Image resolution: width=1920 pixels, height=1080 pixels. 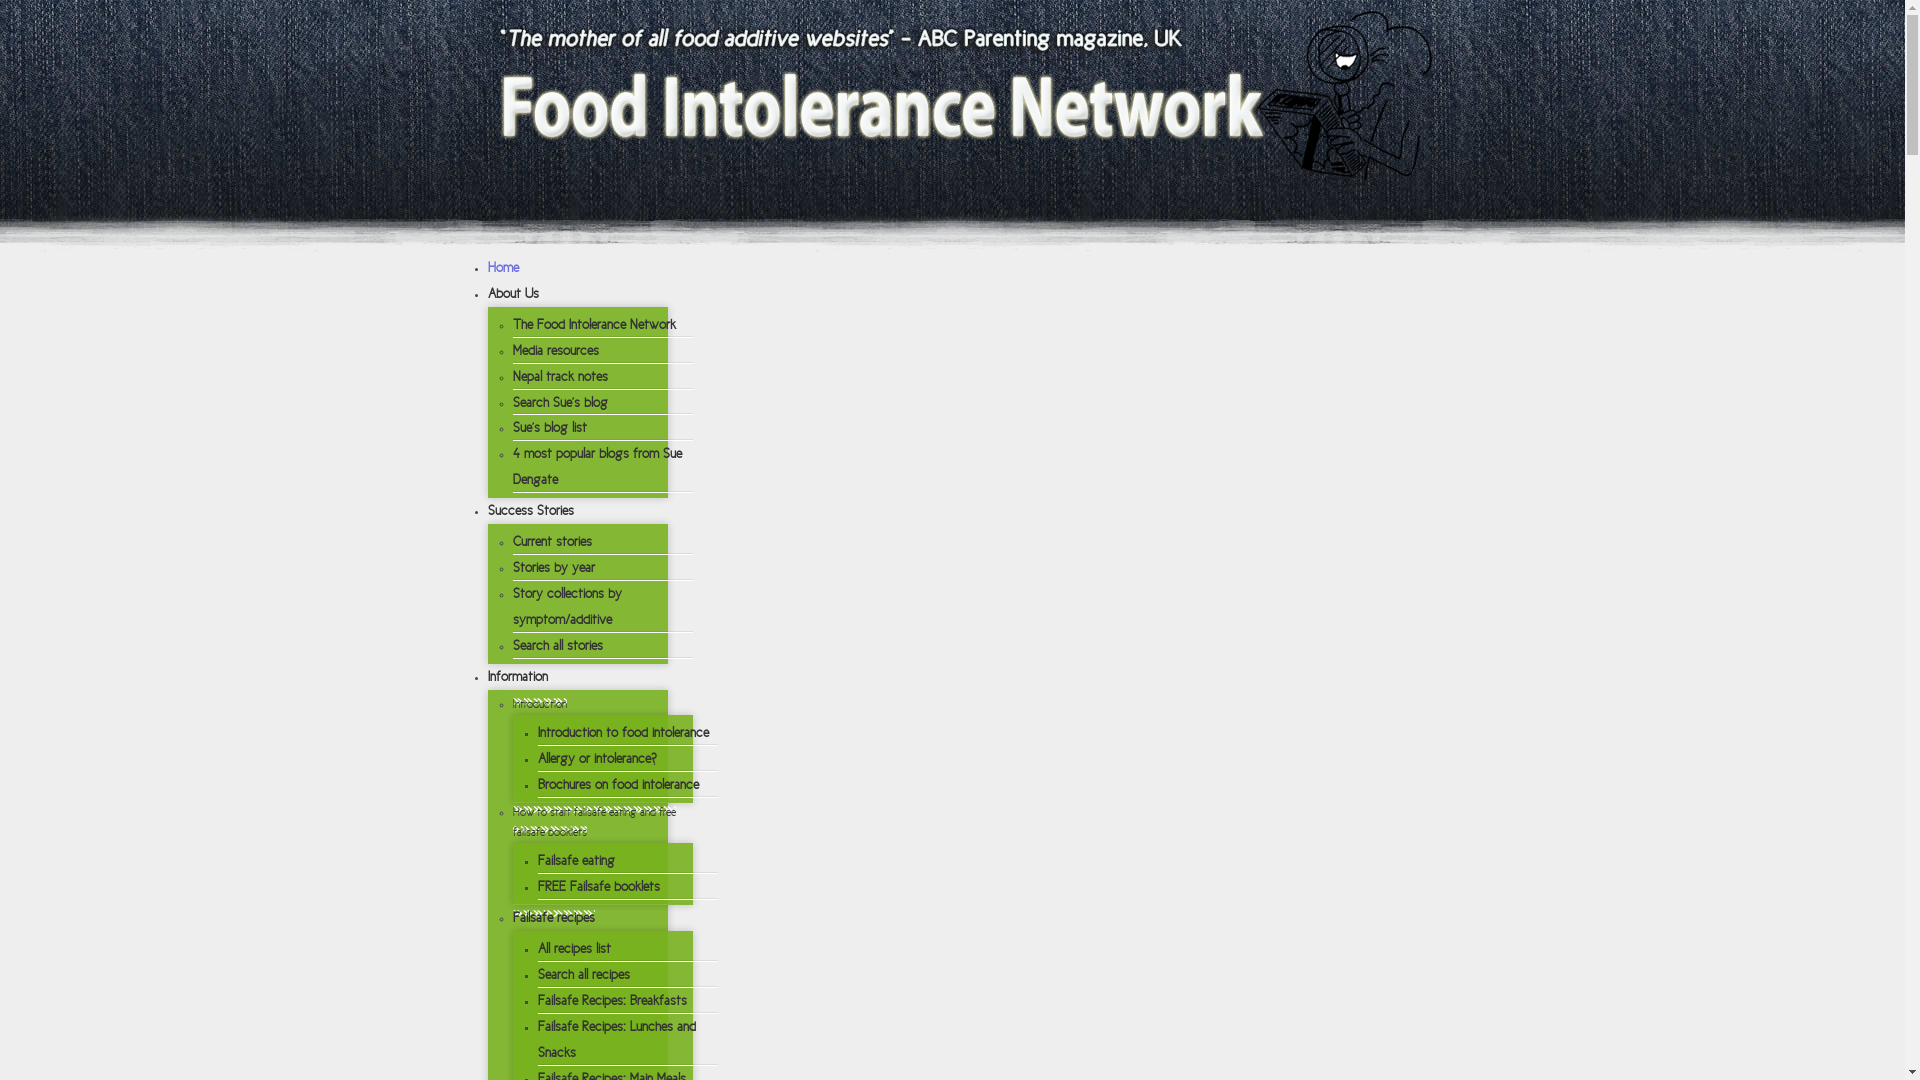 I want to click on 'Introduction to food intolerance', so click(x=619, y=431).